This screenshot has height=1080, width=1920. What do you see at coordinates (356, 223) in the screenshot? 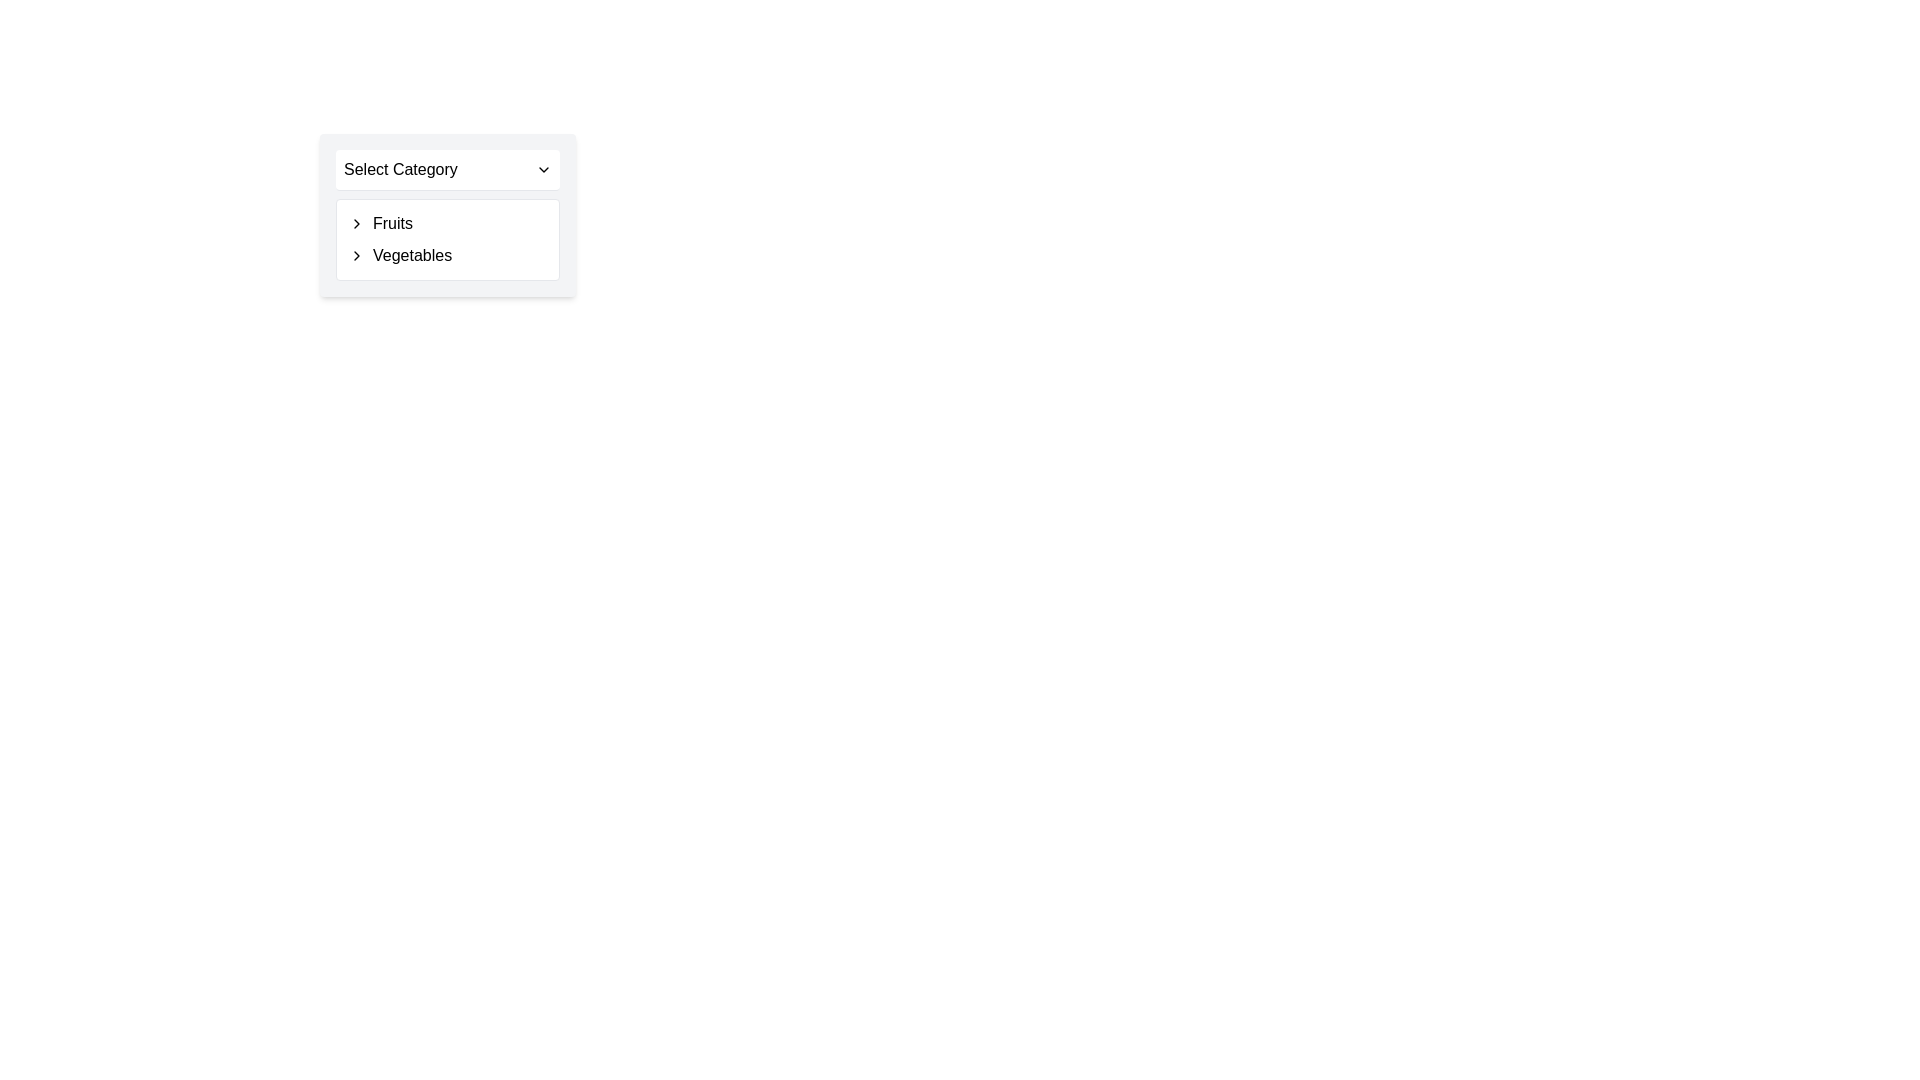
I see `the Chevron Icon, which is a small rightward-pointing icon used for navigation, located to the left of the 'Fruits' text in the dropdown menu` at bounding box center [356, 223].